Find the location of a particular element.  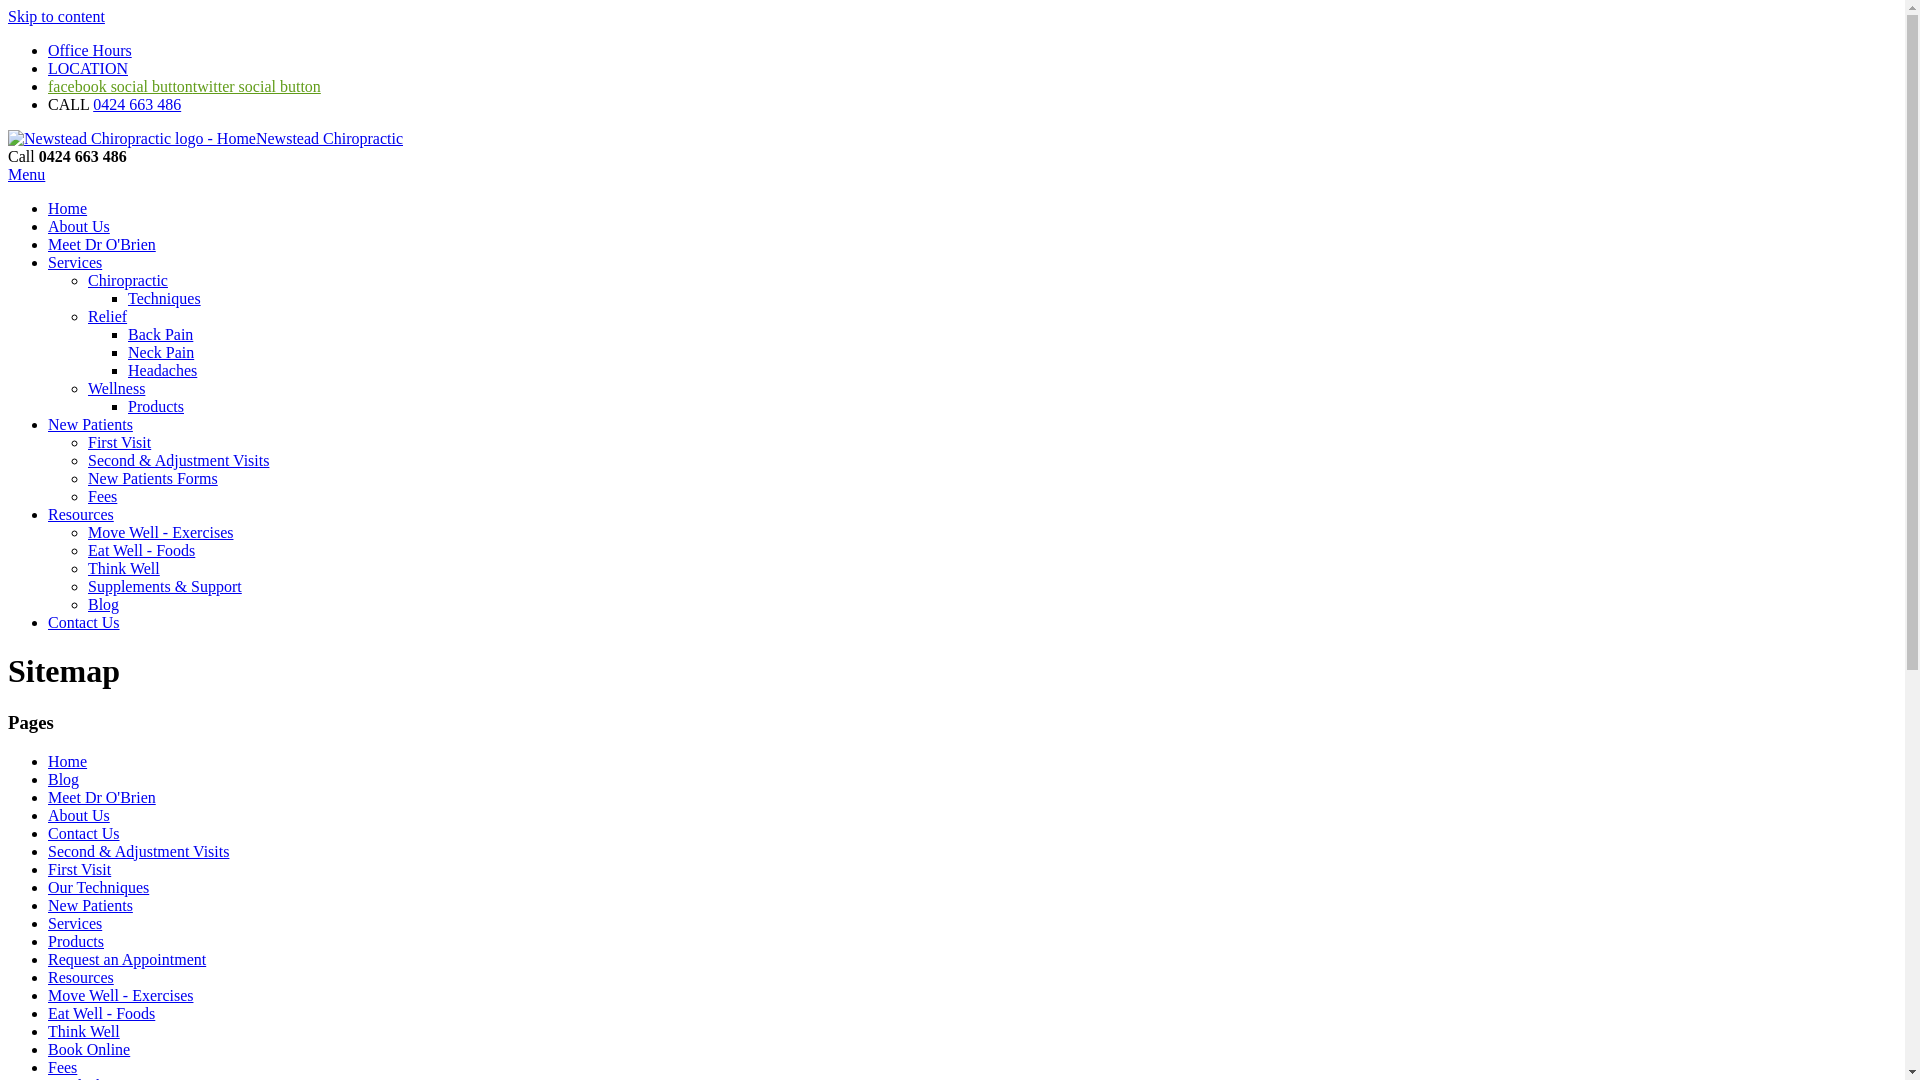

'Headaches' is located at coordinates (127, 370).